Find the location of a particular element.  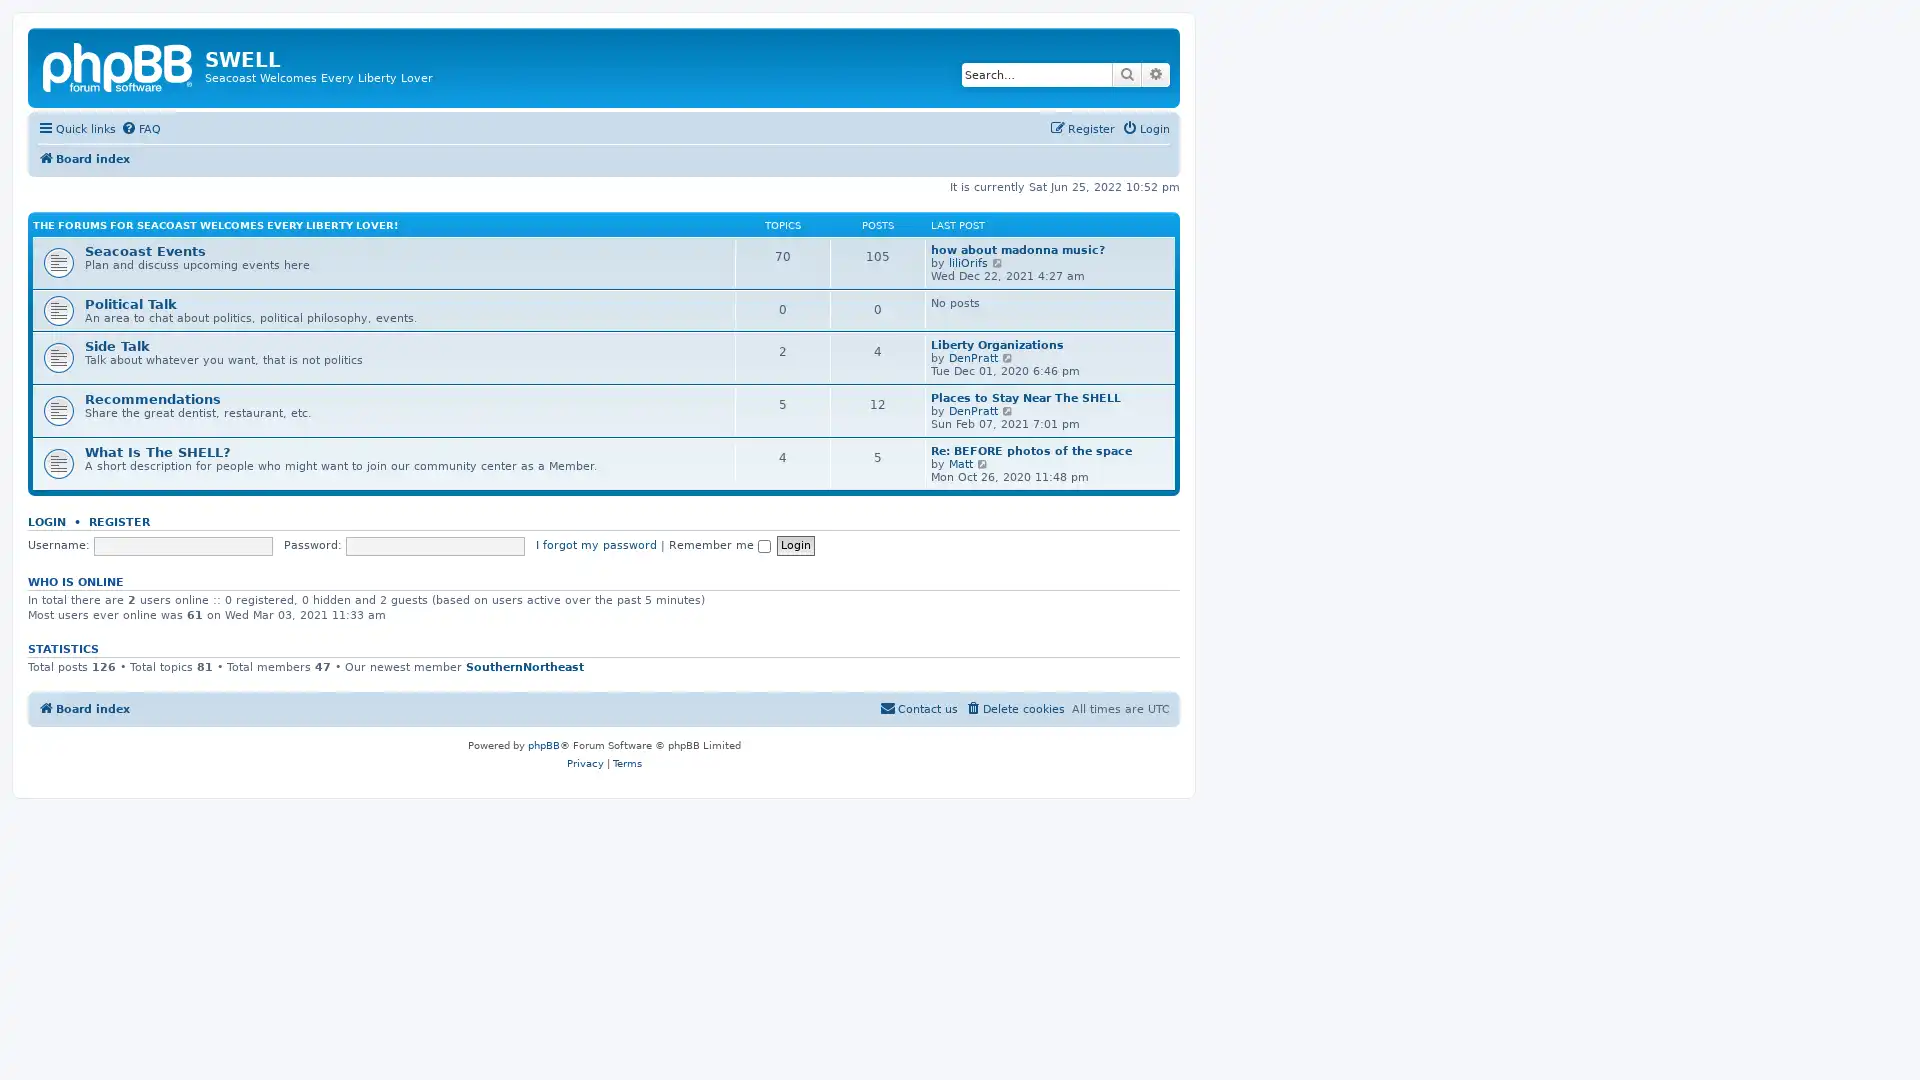

Search is located at coordinates (1127, 73).